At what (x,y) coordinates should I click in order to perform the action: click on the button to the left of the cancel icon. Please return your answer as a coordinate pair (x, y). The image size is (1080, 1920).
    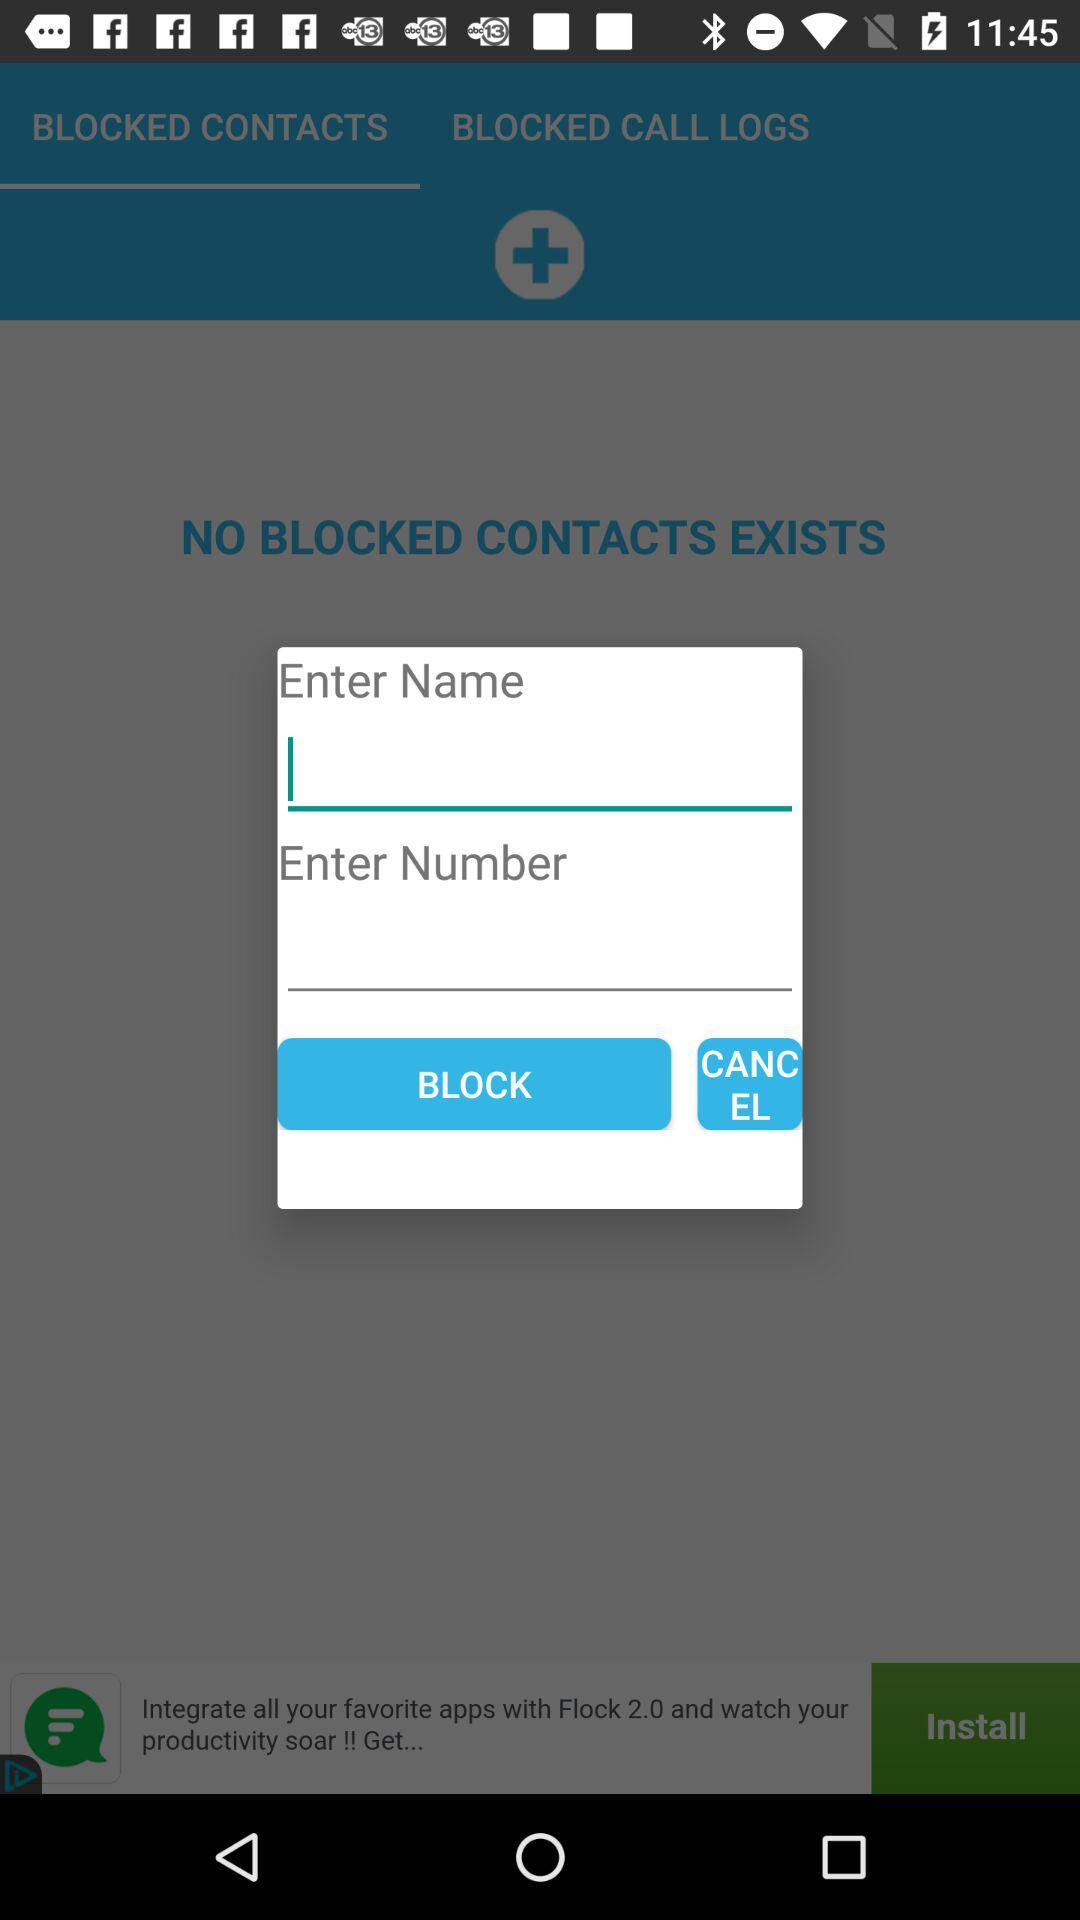
    Looking at the image, I should click on (474, 1083).